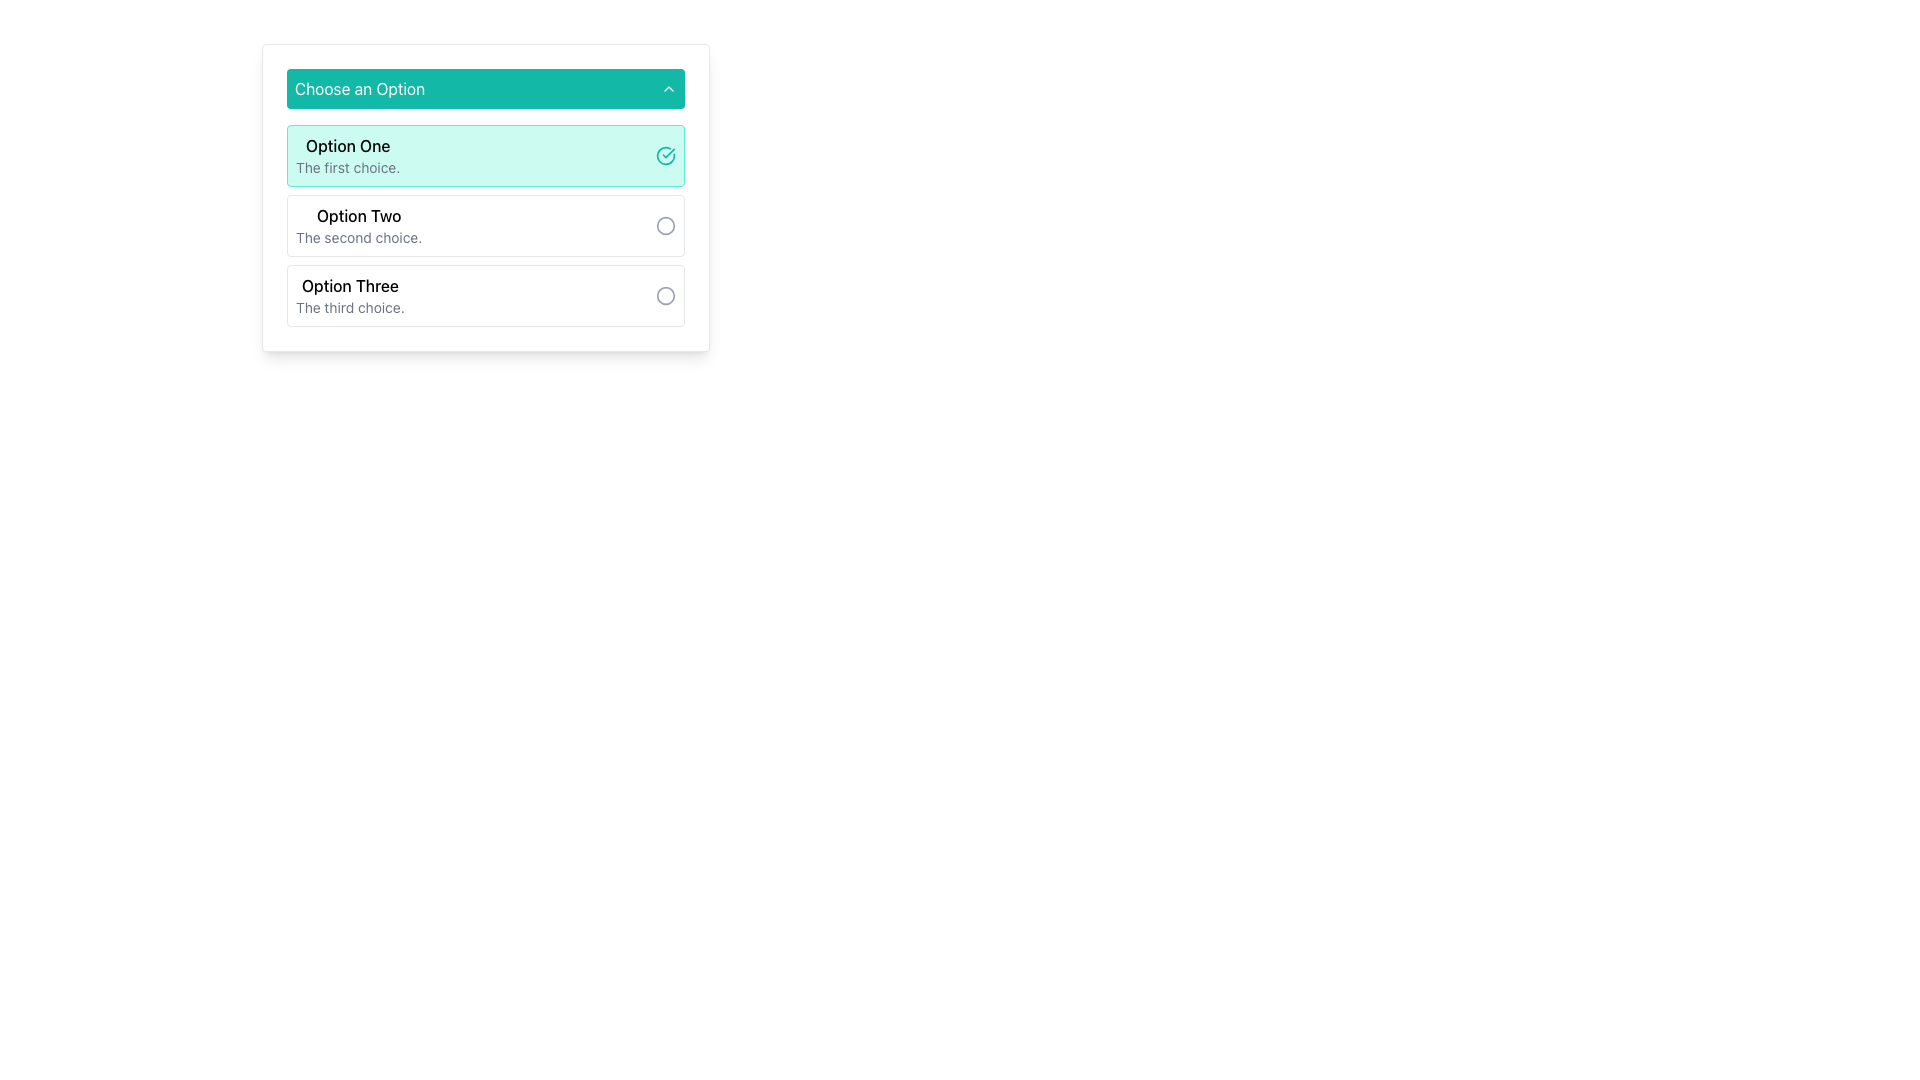 This screenshot has height=1080, width=1920. Describe the element at coordinates (359, 216) in the screenshot. I see `the text label 'Option Two', which is the second option in a list under the heading 'Choose an Option'` at that location.